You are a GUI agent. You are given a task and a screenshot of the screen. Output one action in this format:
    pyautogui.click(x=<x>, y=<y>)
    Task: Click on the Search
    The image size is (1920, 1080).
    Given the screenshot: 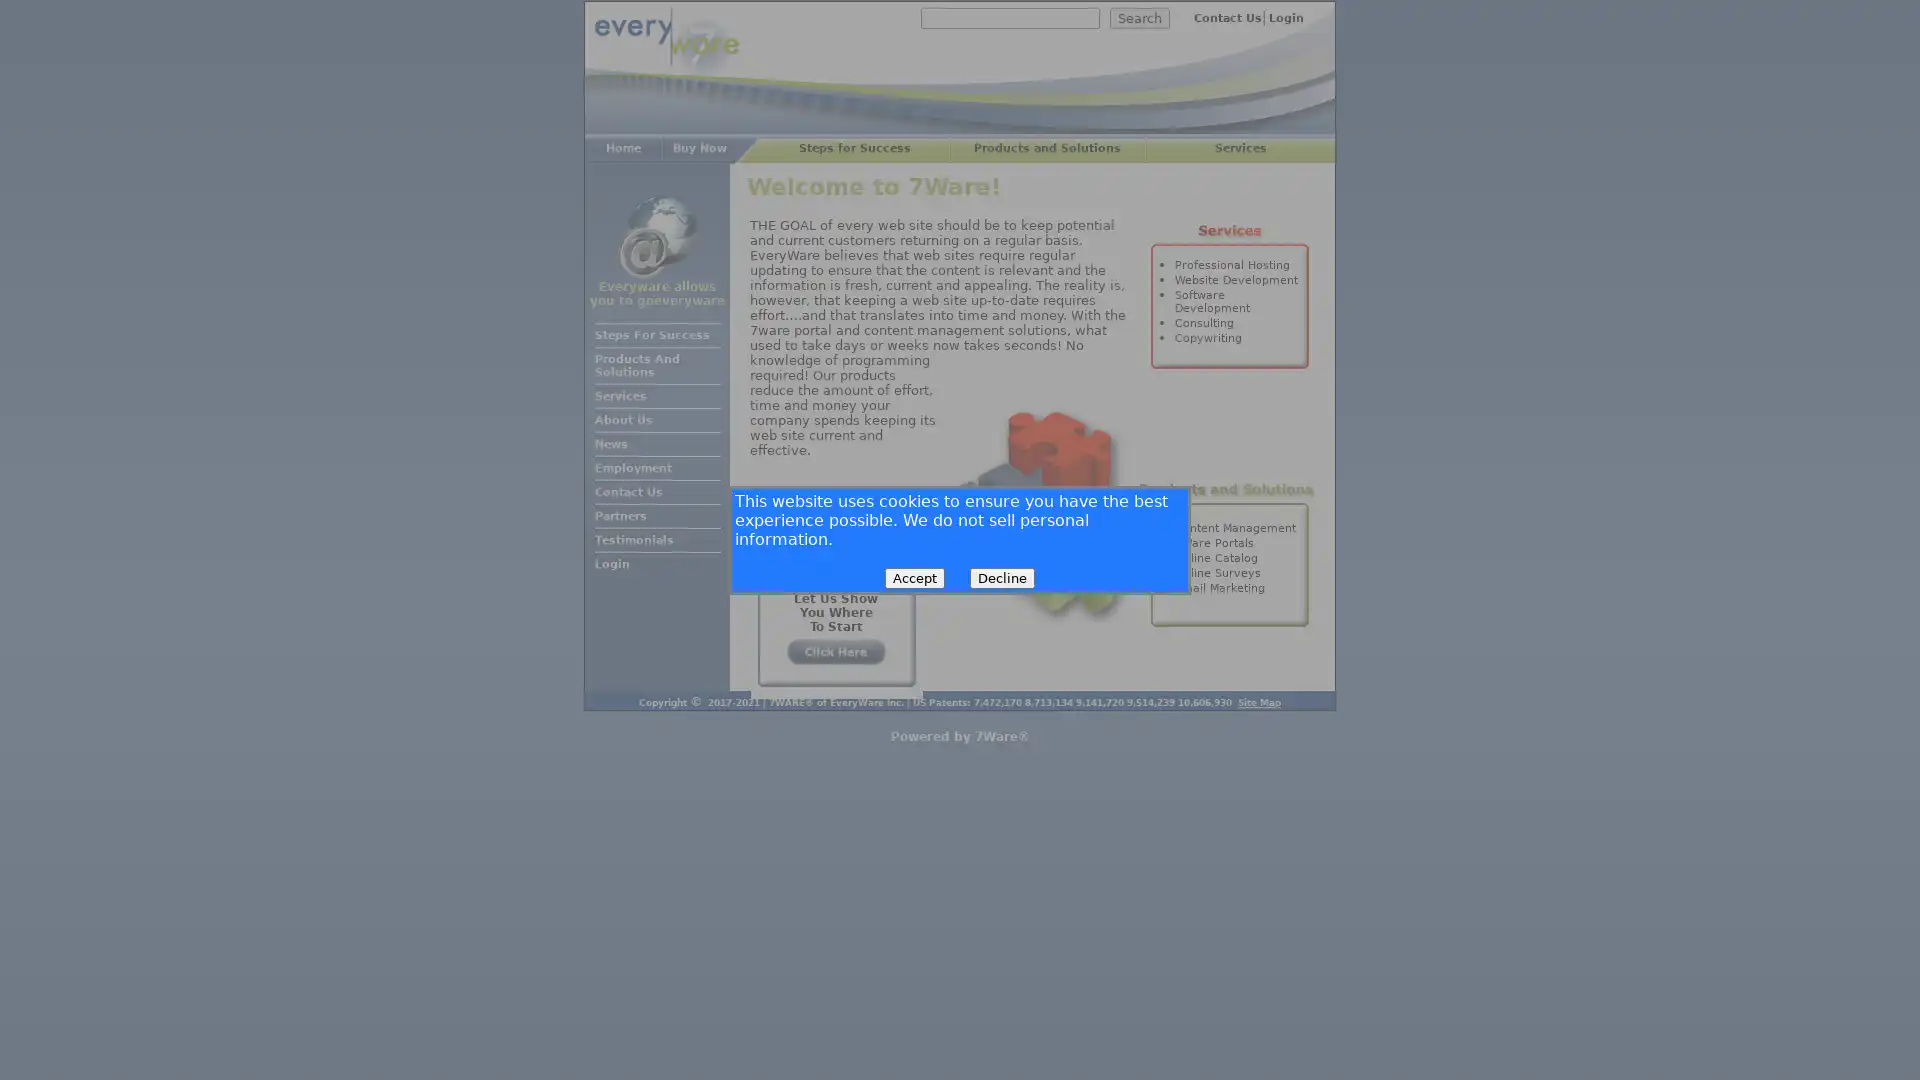 What is the action you would take?
    pyautogui.click(x=1140, y=18)
    